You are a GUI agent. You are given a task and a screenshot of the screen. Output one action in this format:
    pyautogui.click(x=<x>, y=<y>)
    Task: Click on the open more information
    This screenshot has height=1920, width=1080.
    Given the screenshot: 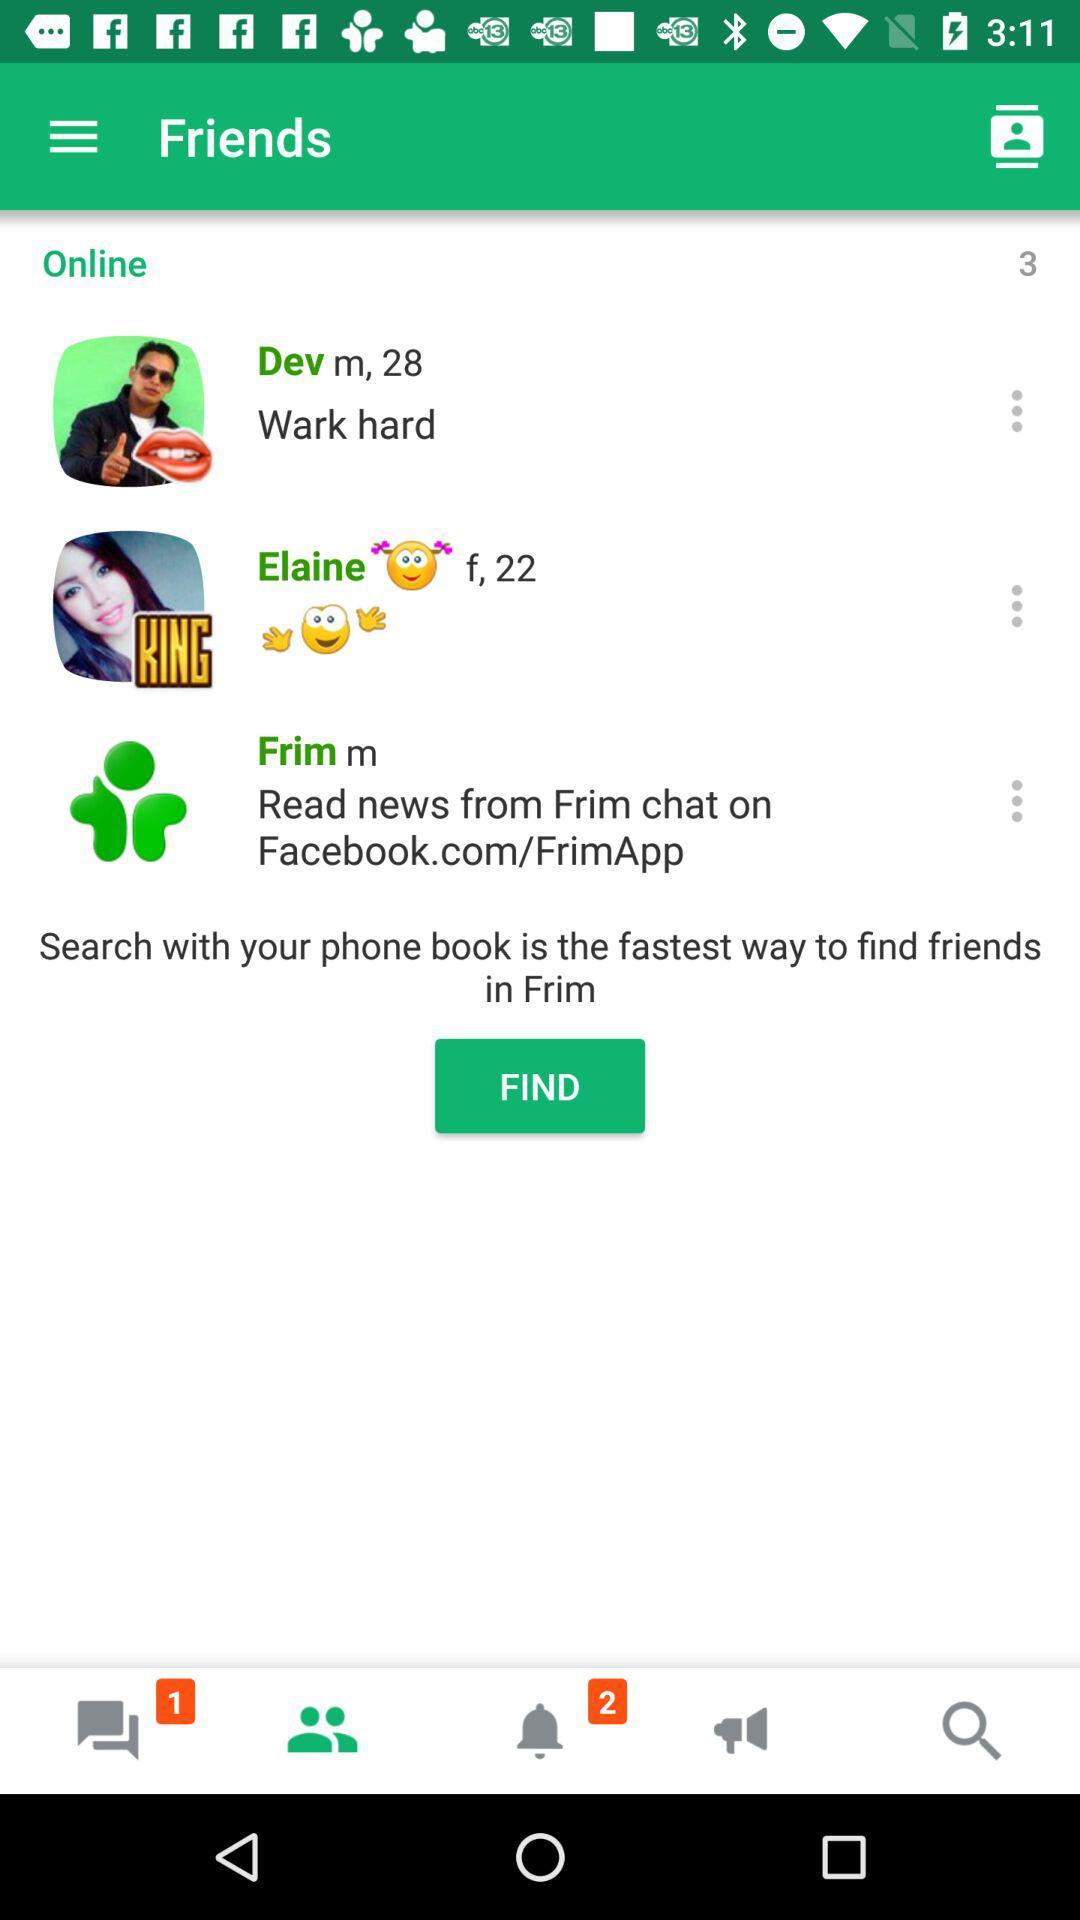 What is the action you would take?
    pyautogui.click(x=1017, y=410)
    